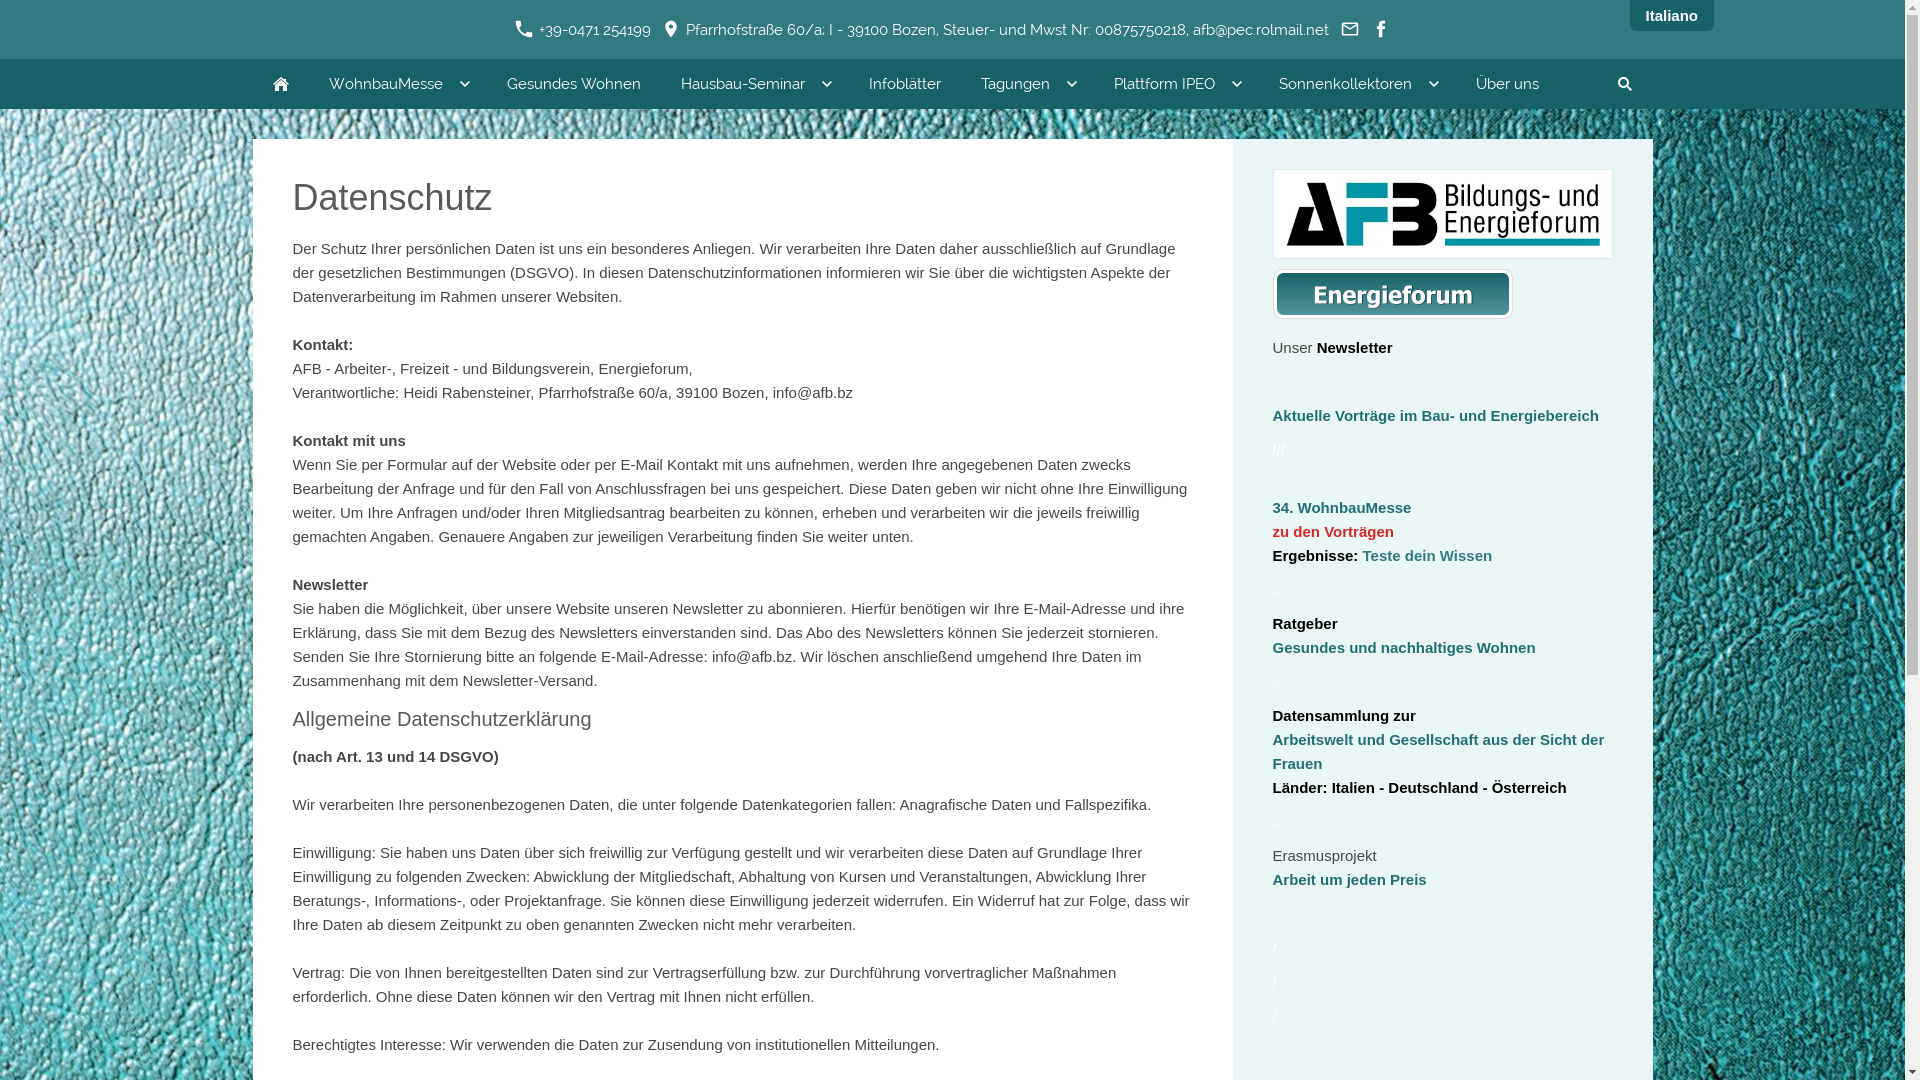 The height and width of the screenshot is (1080, 1920). Describe the element at coordinates (1349, 30) in the screenshot. I see `'Senden Sie uns eine E-Mail-Nachricht'` at that location.